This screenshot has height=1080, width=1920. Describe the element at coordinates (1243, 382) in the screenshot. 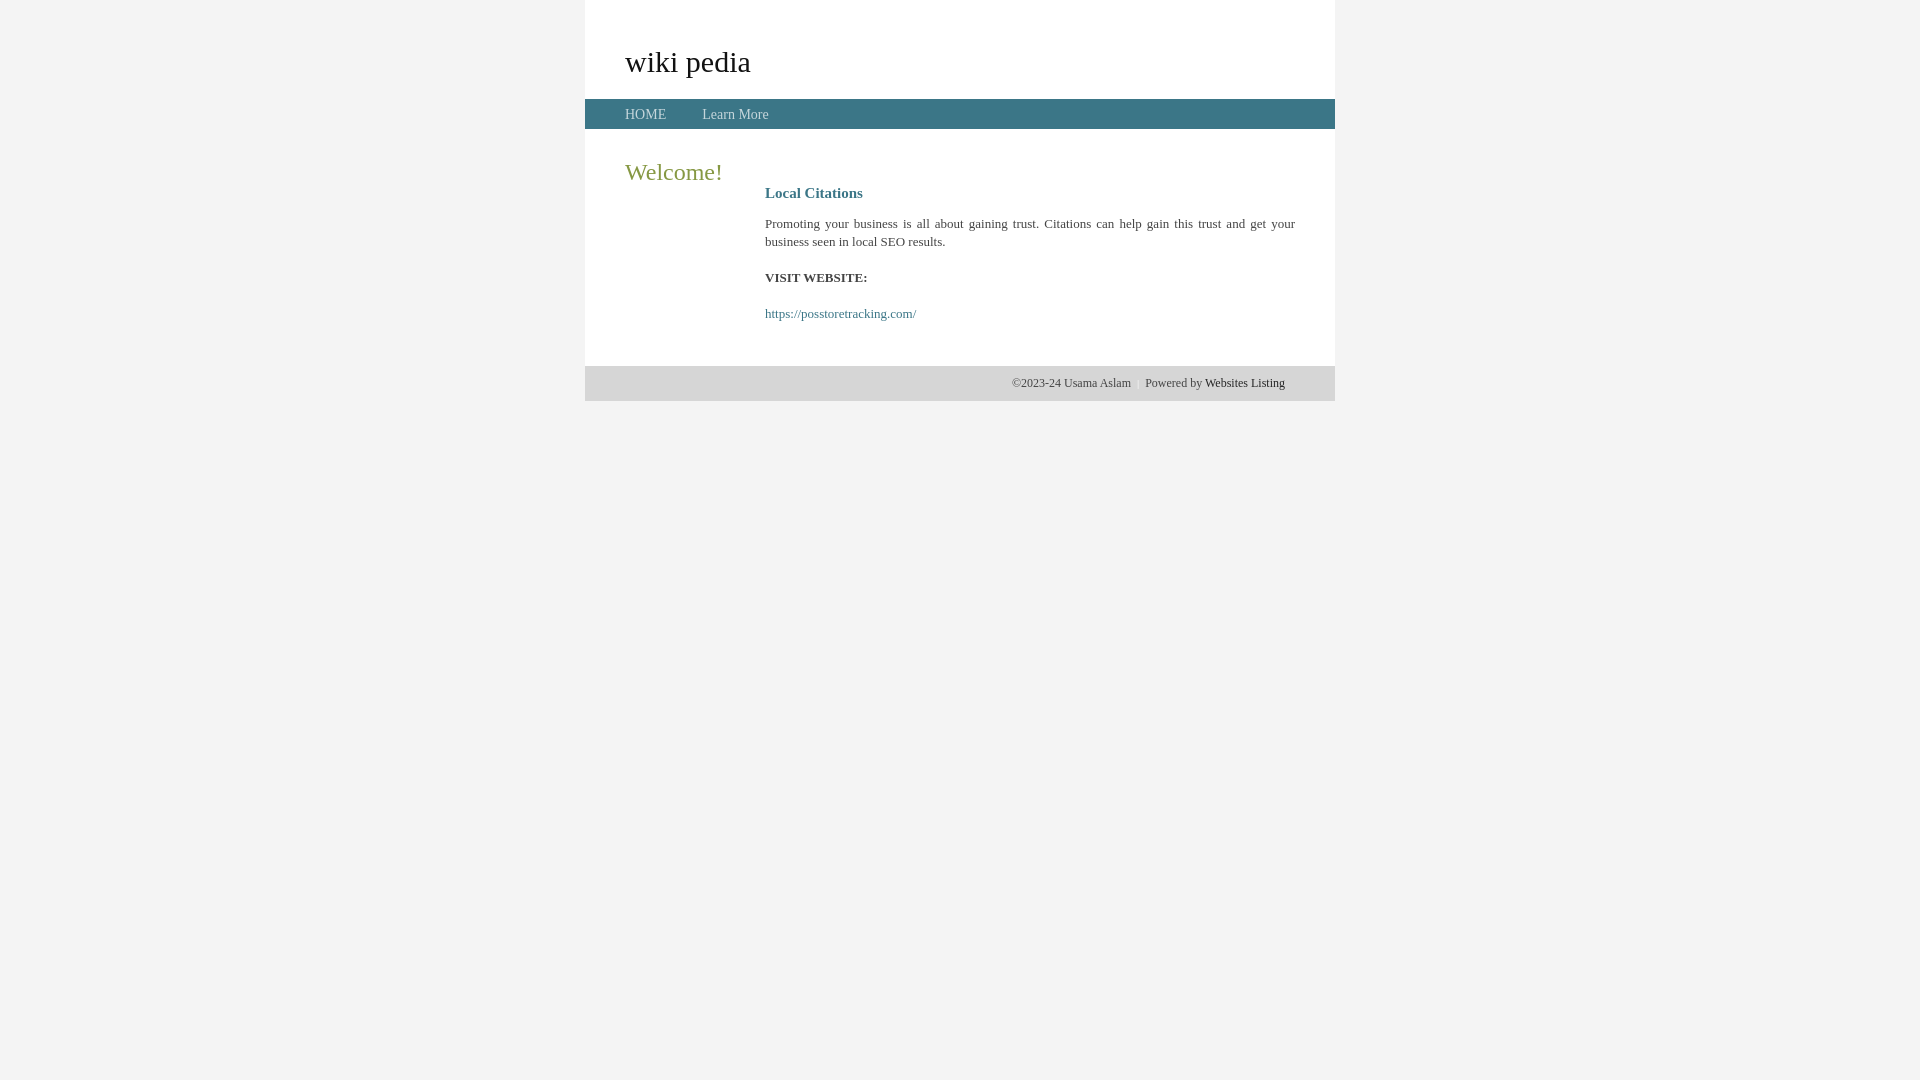

I see `'Websites Listing'` at that location.